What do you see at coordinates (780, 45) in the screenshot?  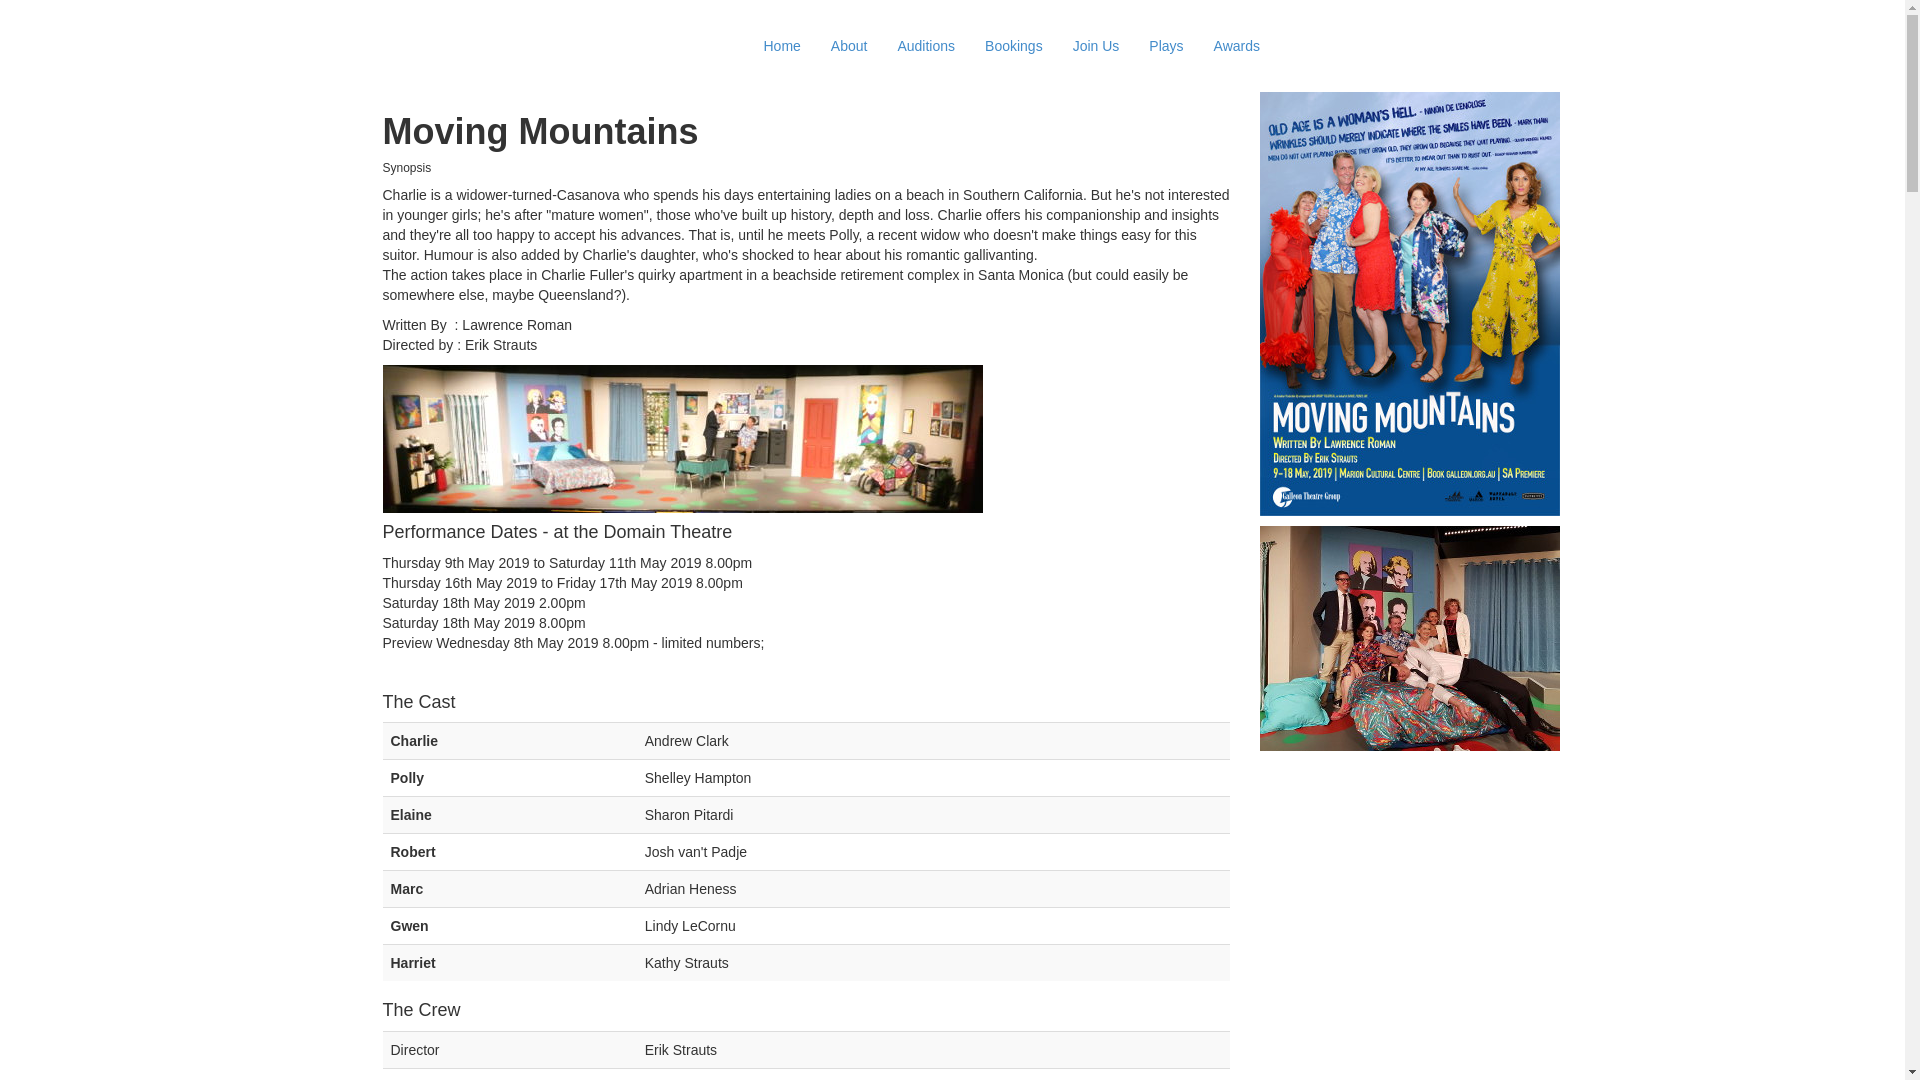 I see `'Home'` at bounding box center [780, 45].